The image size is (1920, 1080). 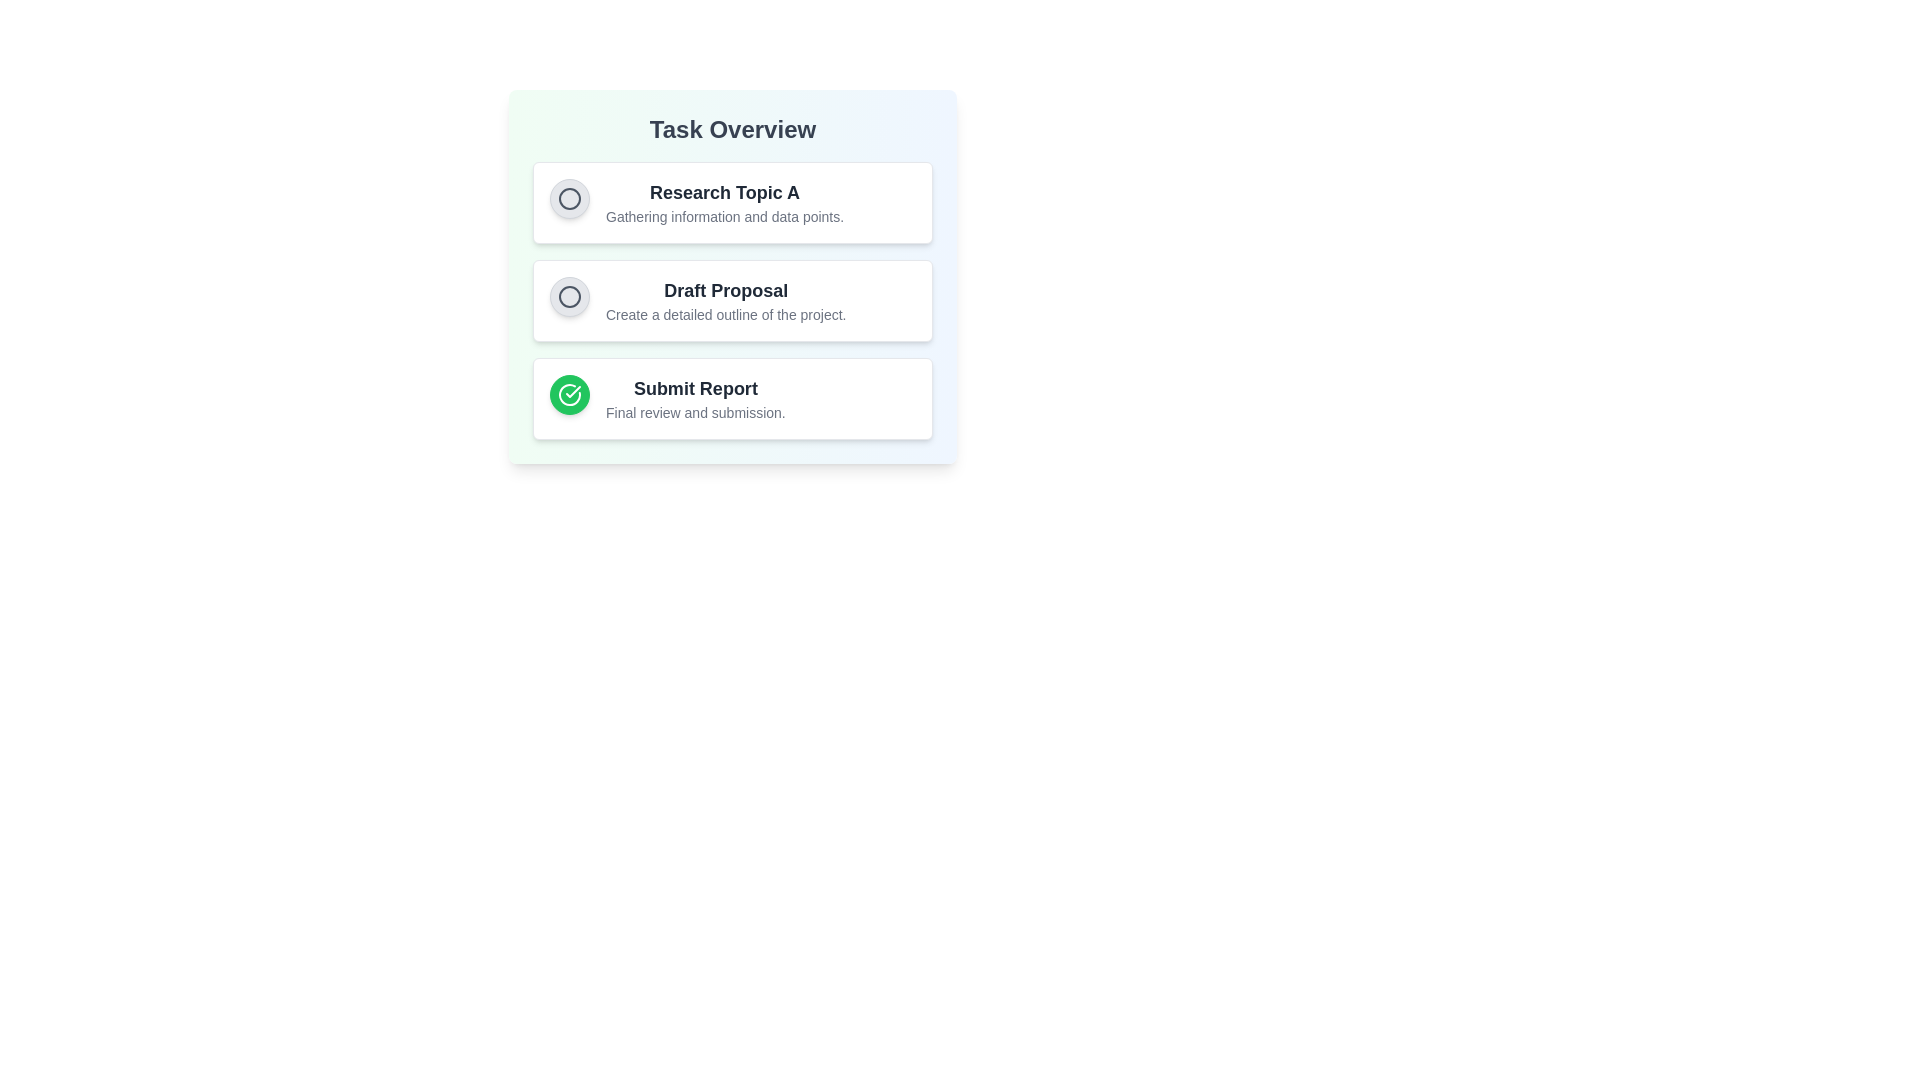 I want to click on the inactive status-indicating icon for the 'Research Topic A' task, located in the first item of the task list, so click(x=569, y=199).